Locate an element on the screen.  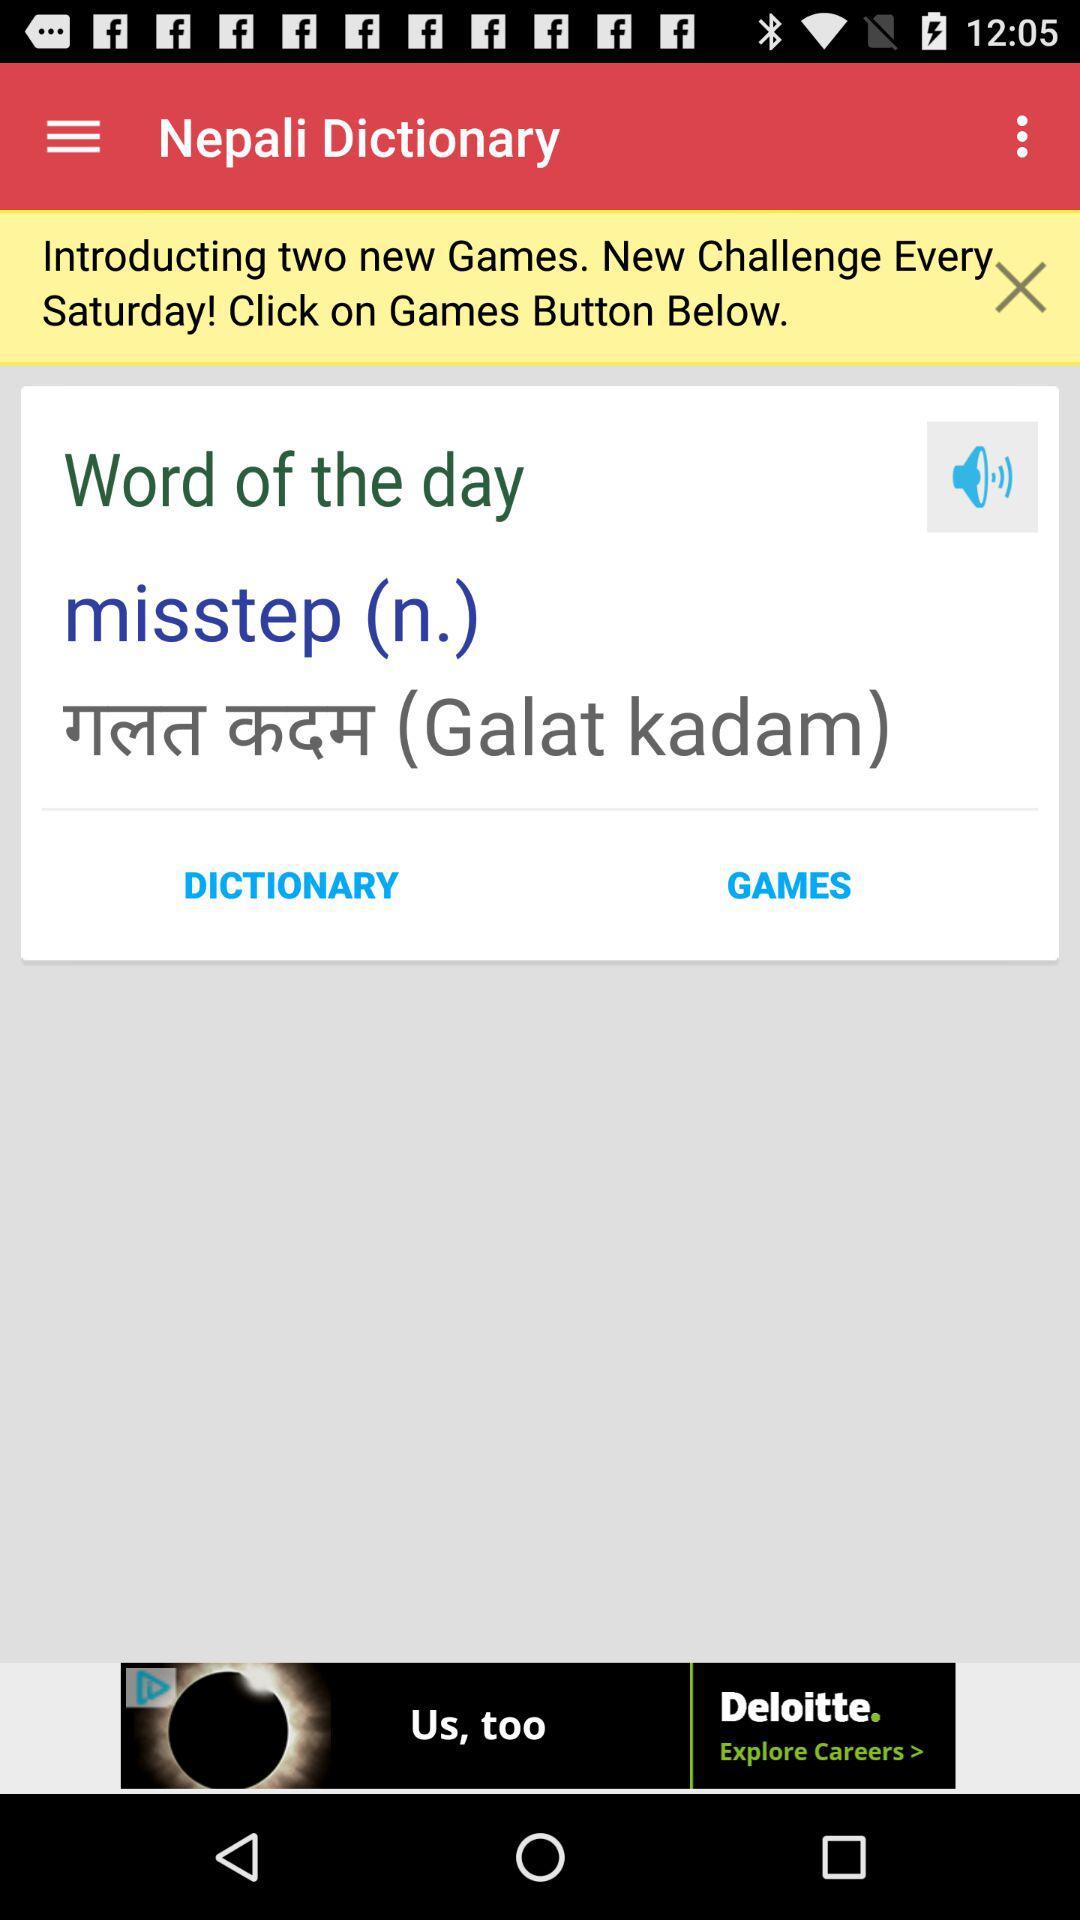
the icon which is next to word of the day is located at coordinates (981, 476).